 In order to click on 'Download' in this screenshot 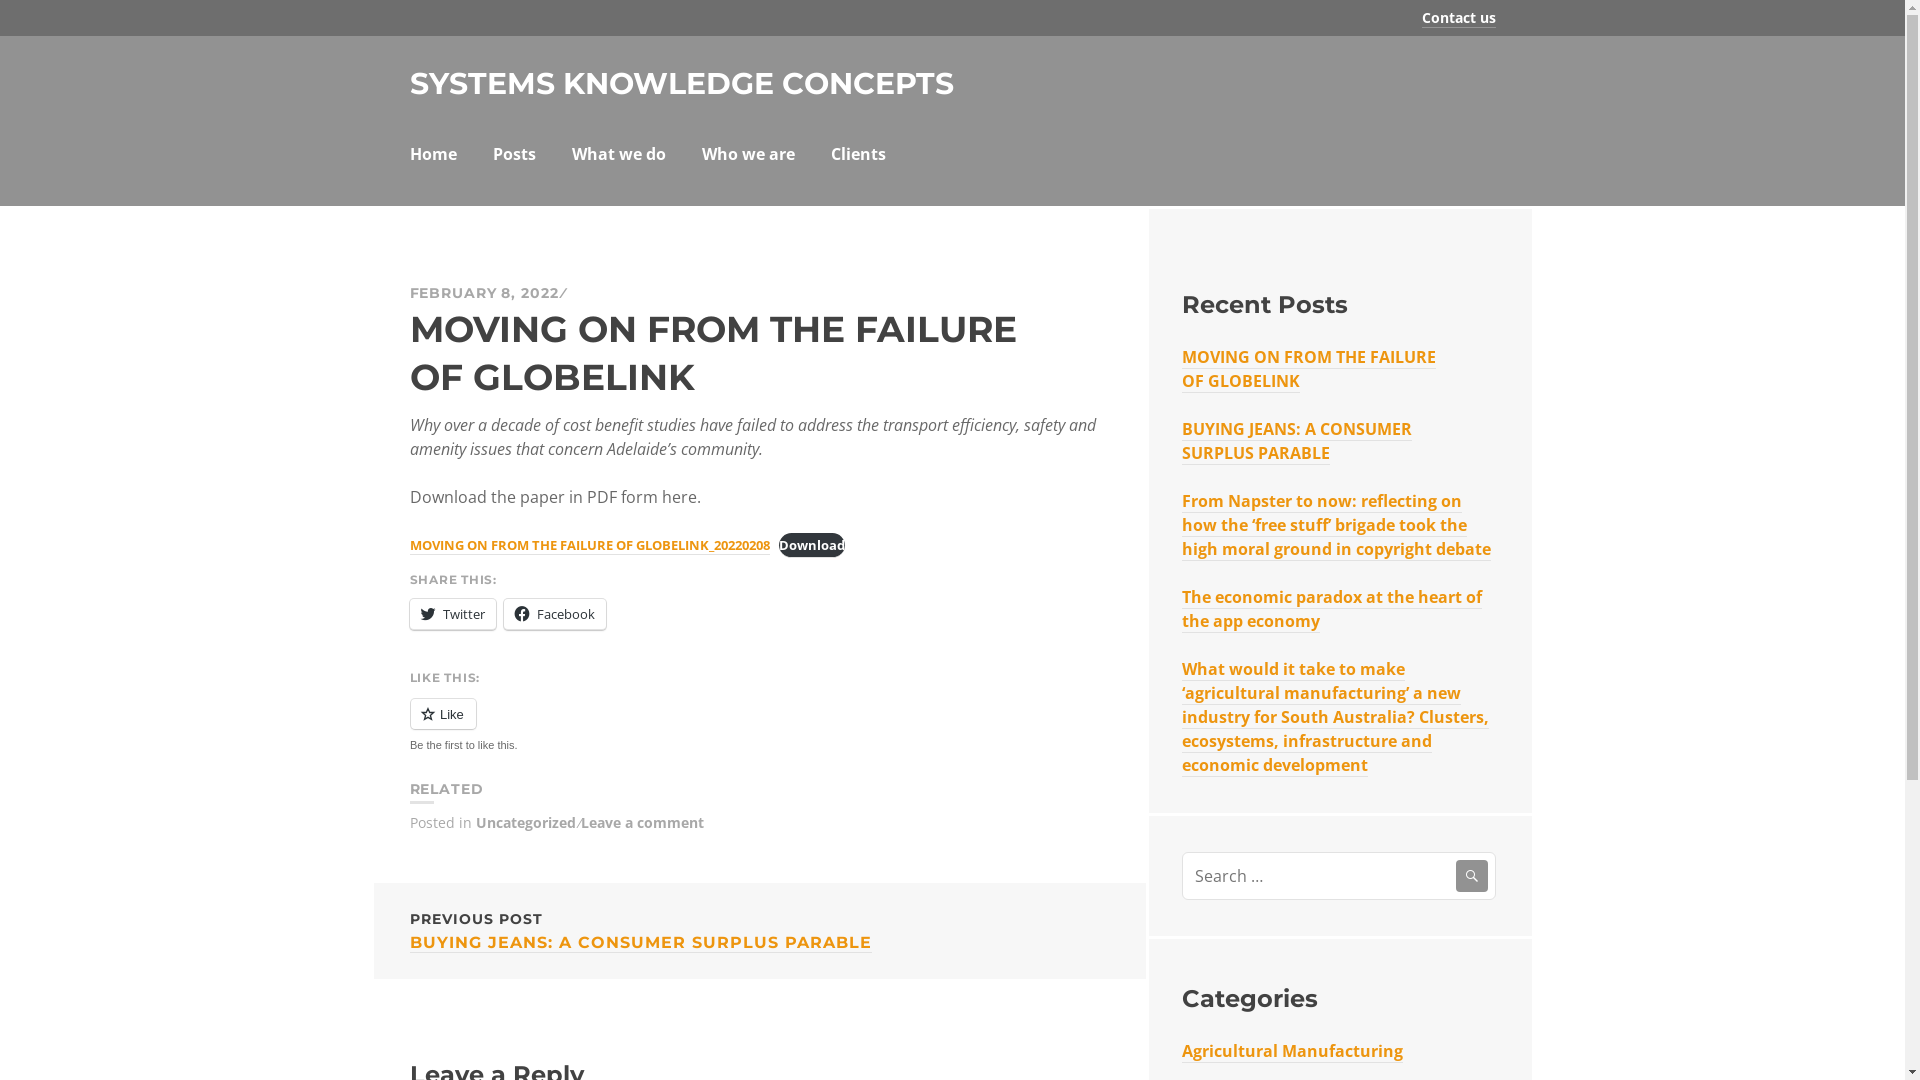, I will do `click(811, 545)`.